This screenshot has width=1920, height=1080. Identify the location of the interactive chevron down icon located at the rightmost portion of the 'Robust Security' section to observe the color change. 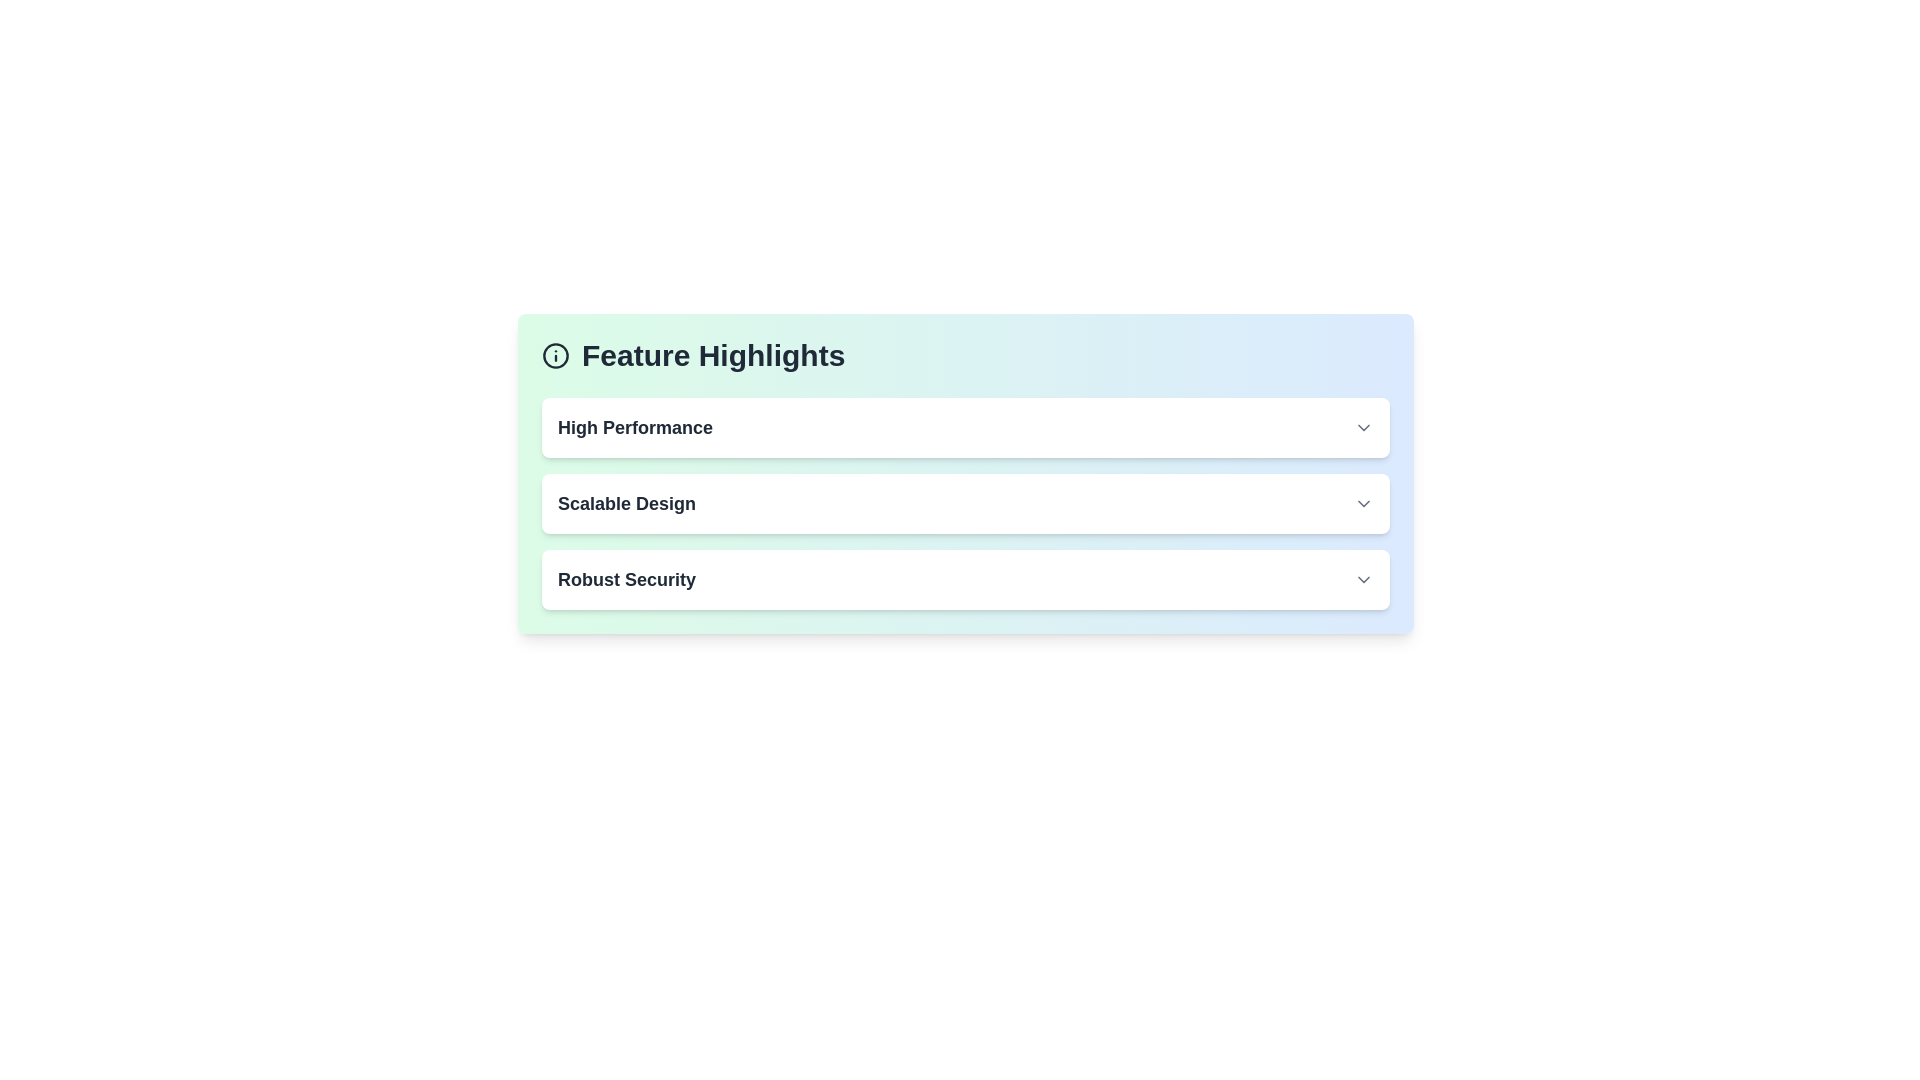
(1362, 579).